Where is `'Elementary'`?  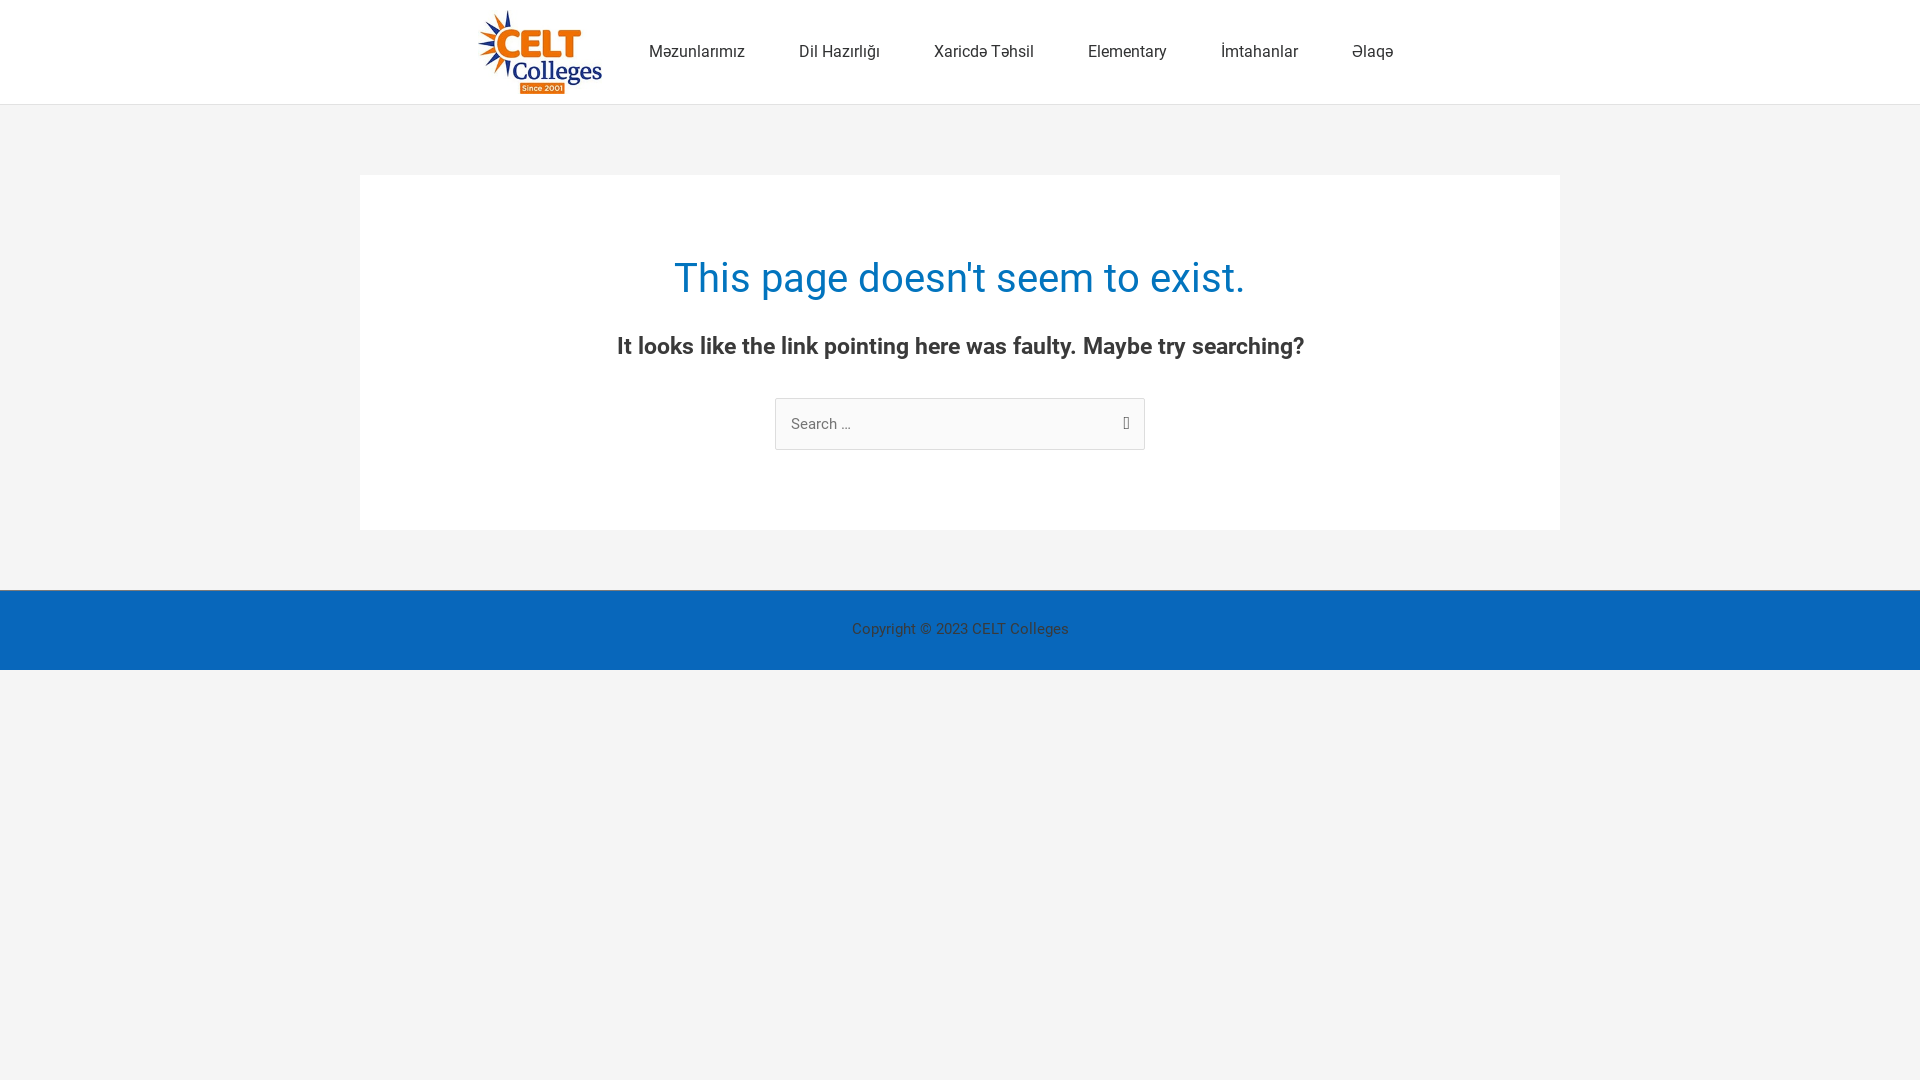
'Elementary' is located at coordinates (1127, 50).